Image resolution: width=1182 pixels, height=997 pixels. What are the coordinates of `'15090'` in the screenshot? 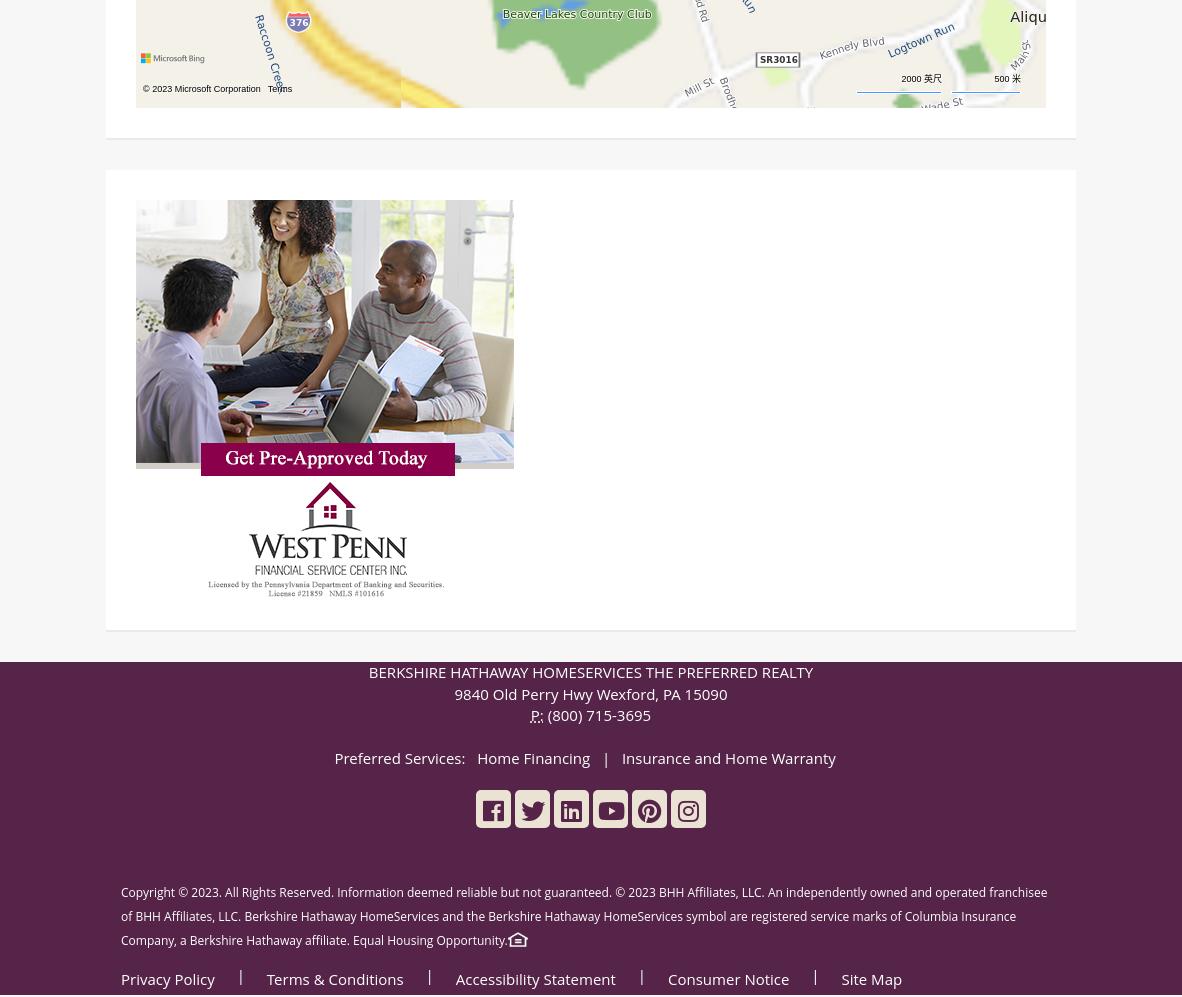 It's located at (705, 695).